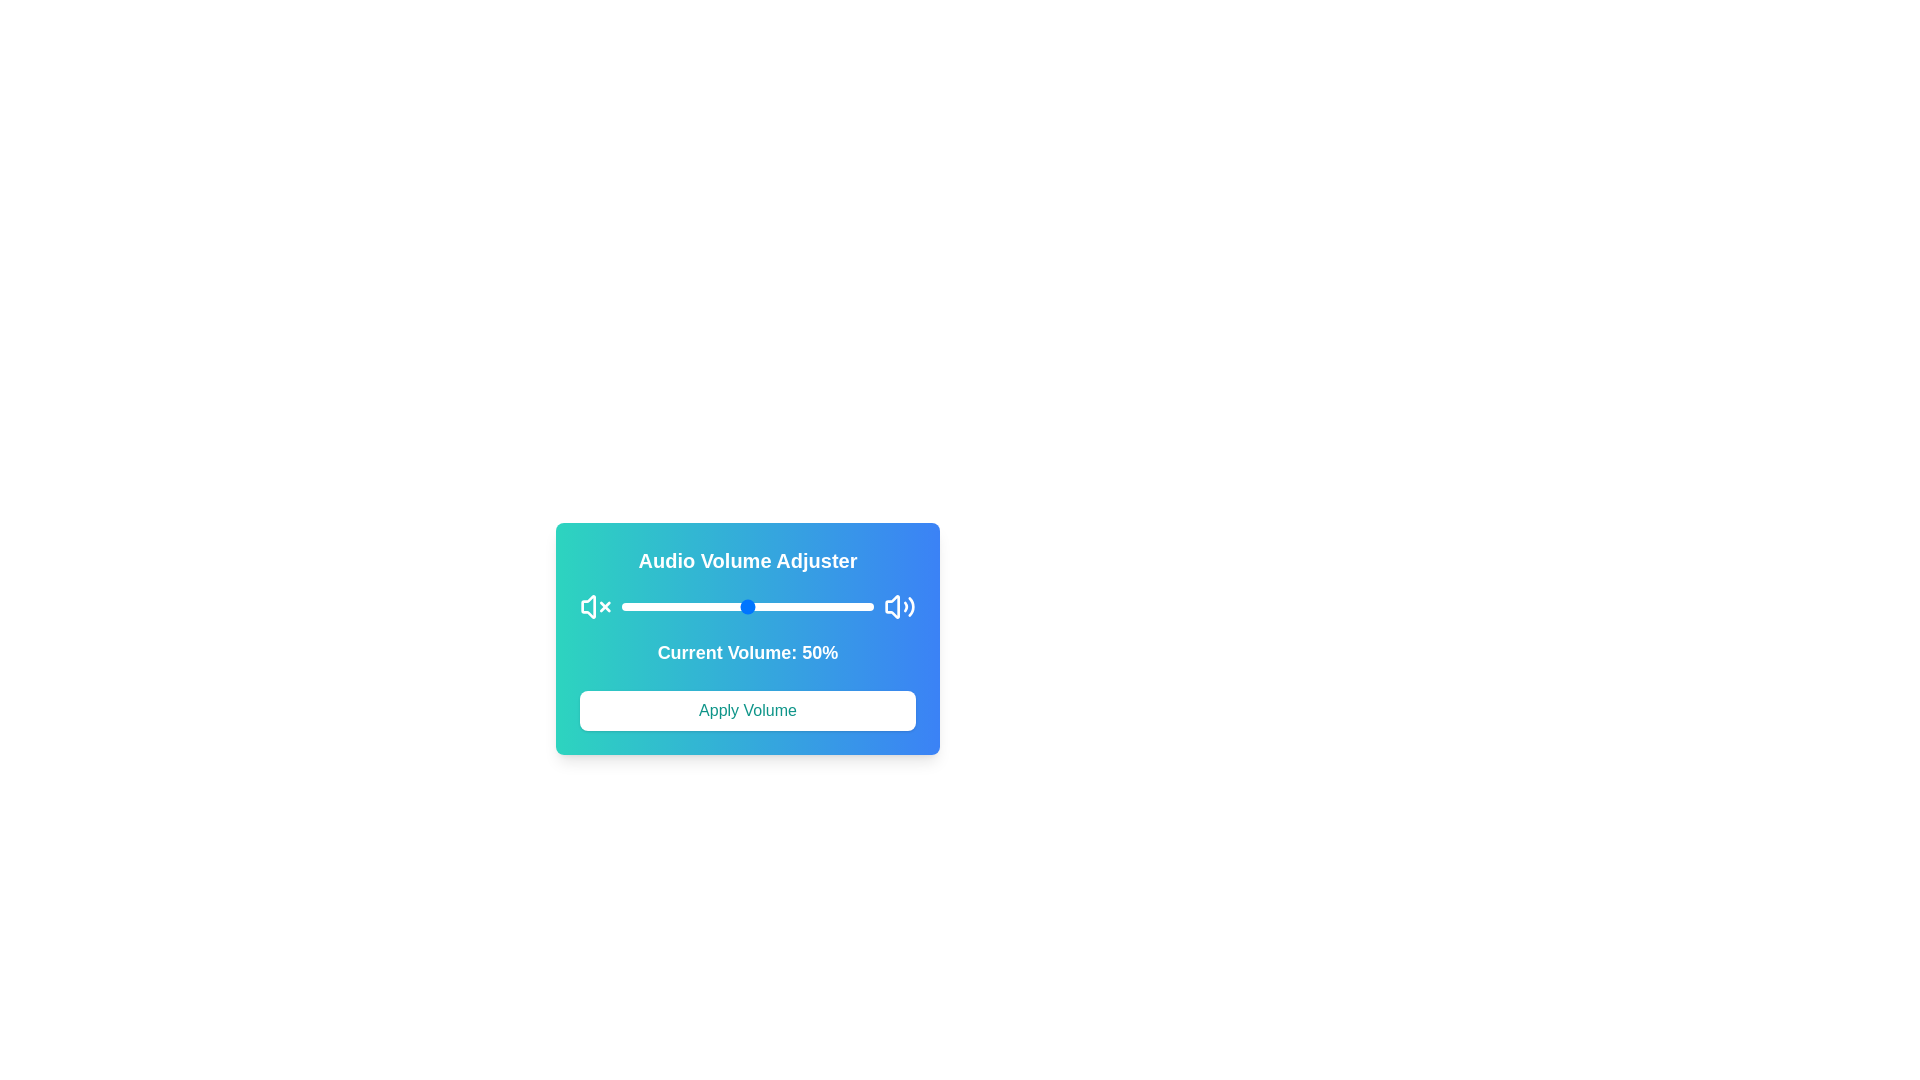 Image resolution: width=1920 pixels, height=1080 pixels. What do you see at coordinates (739, 605) in the screenshot?
I see `the volume to 47% by dragging the slider` at bounding box center [739, 605].